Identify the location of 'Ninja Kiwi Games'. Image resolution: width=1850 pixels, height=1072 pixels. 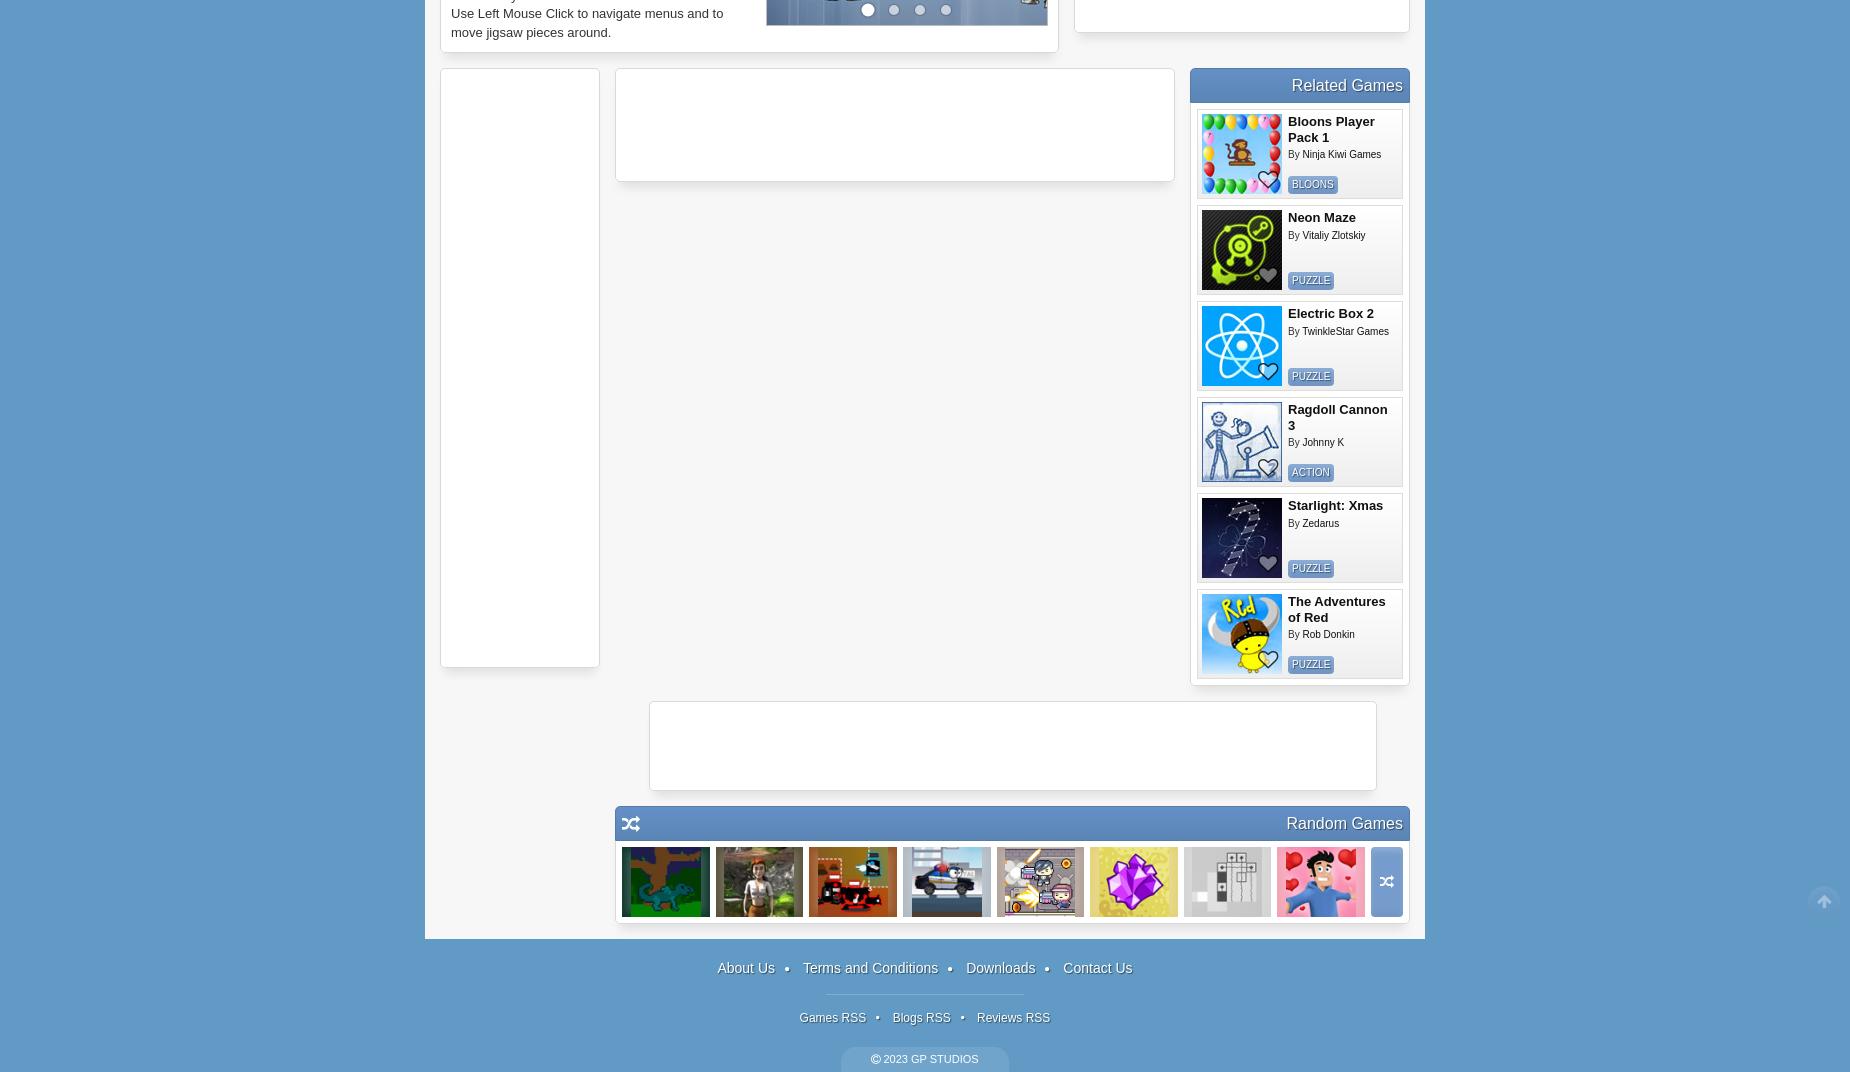
(1301, 153).